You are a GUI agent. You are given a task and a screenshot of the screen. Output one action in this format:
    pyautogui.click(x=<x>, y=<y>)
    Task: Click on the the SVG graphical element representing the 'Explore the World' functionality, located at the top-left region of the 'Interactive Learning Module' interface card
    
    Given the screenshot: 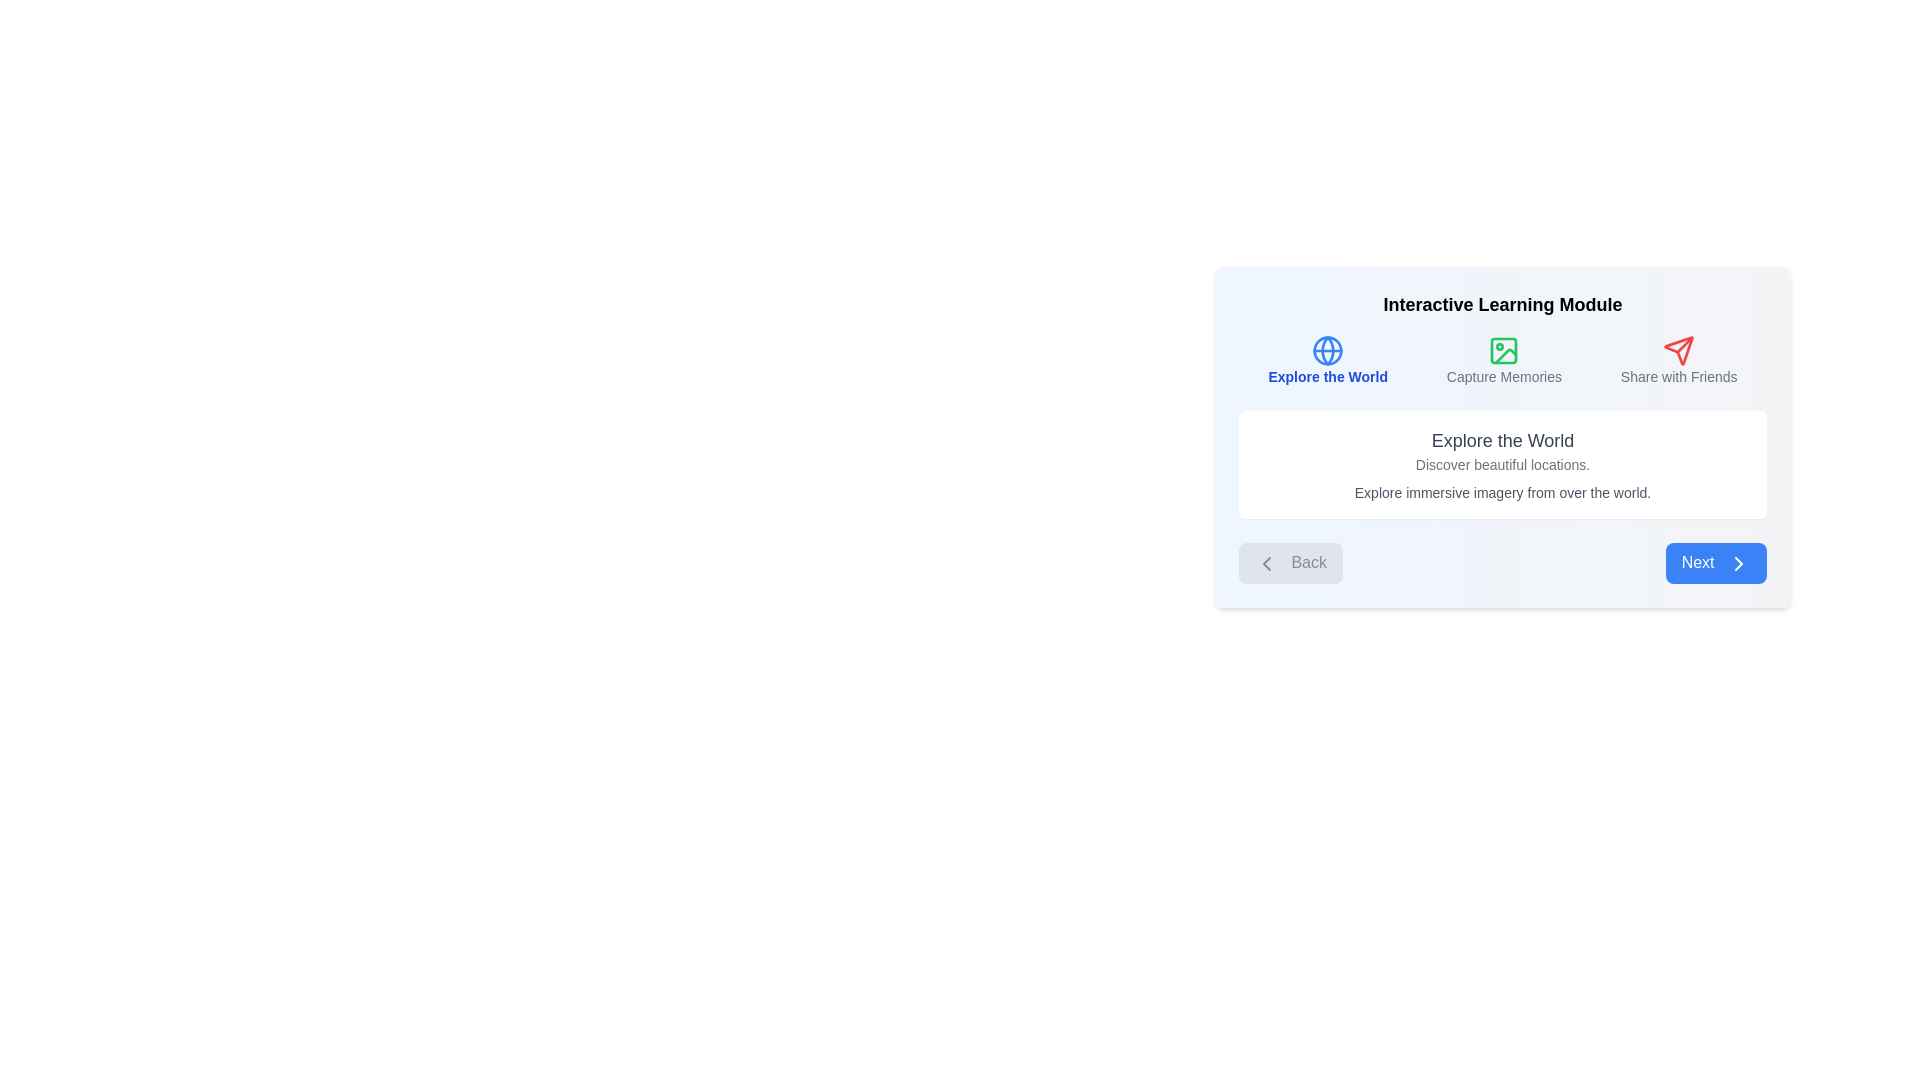 What is the action you would take?
    pyautogui.click(x=1328, y=350)
    